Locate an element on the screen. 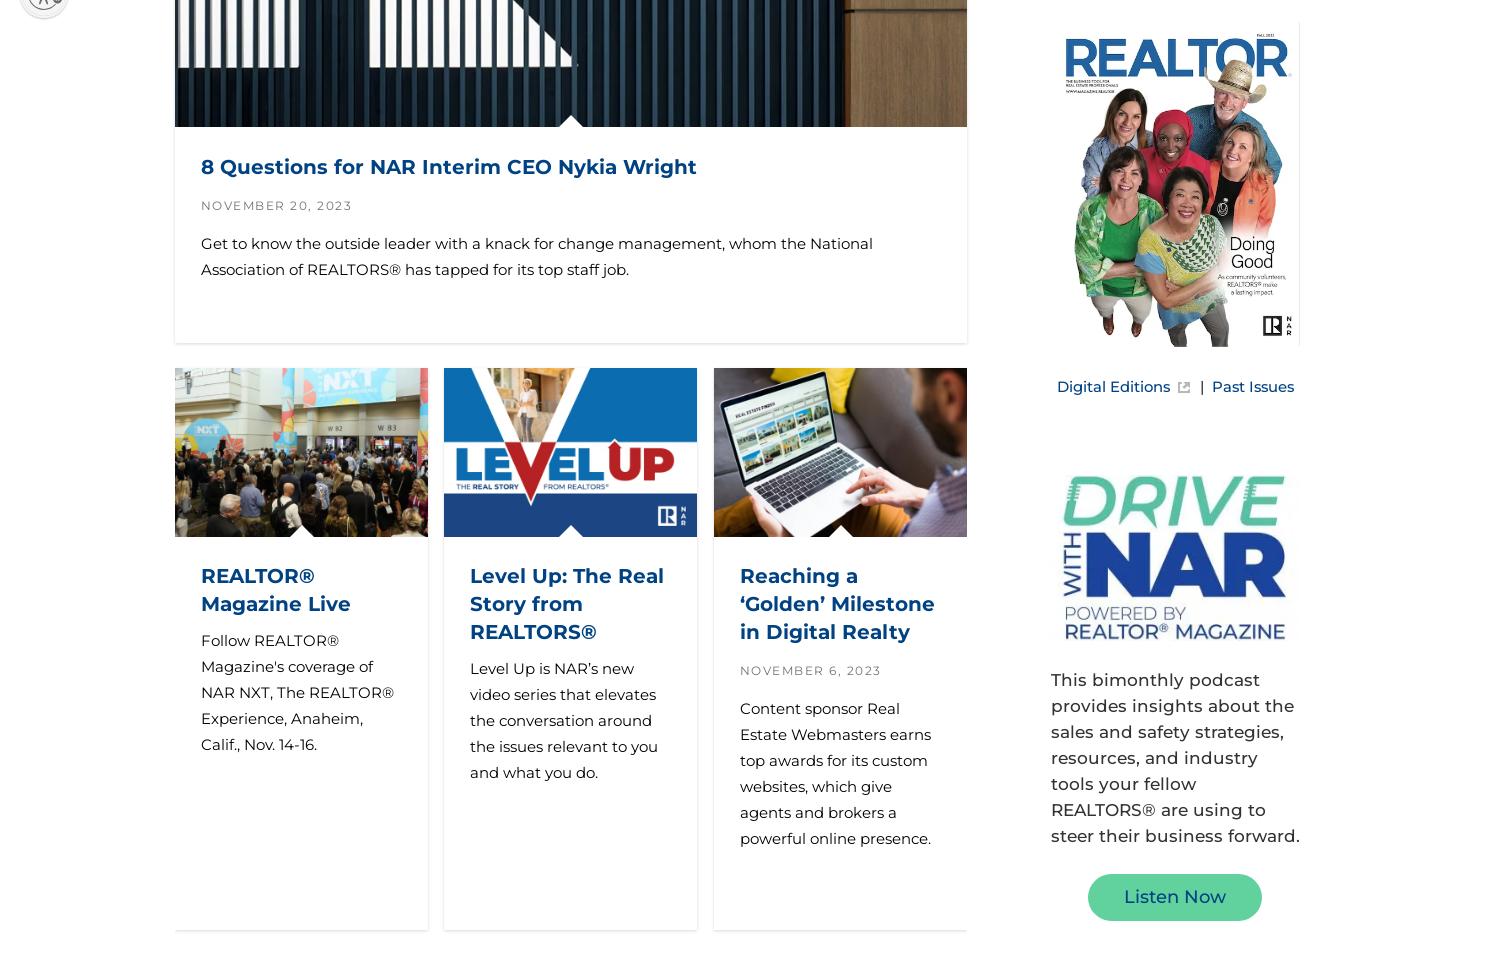 The width and height of the screenshot is (1500, 962). '8 Questions for NAR Interim CEO Nykia Wright' is located at coordinates (447, 166).